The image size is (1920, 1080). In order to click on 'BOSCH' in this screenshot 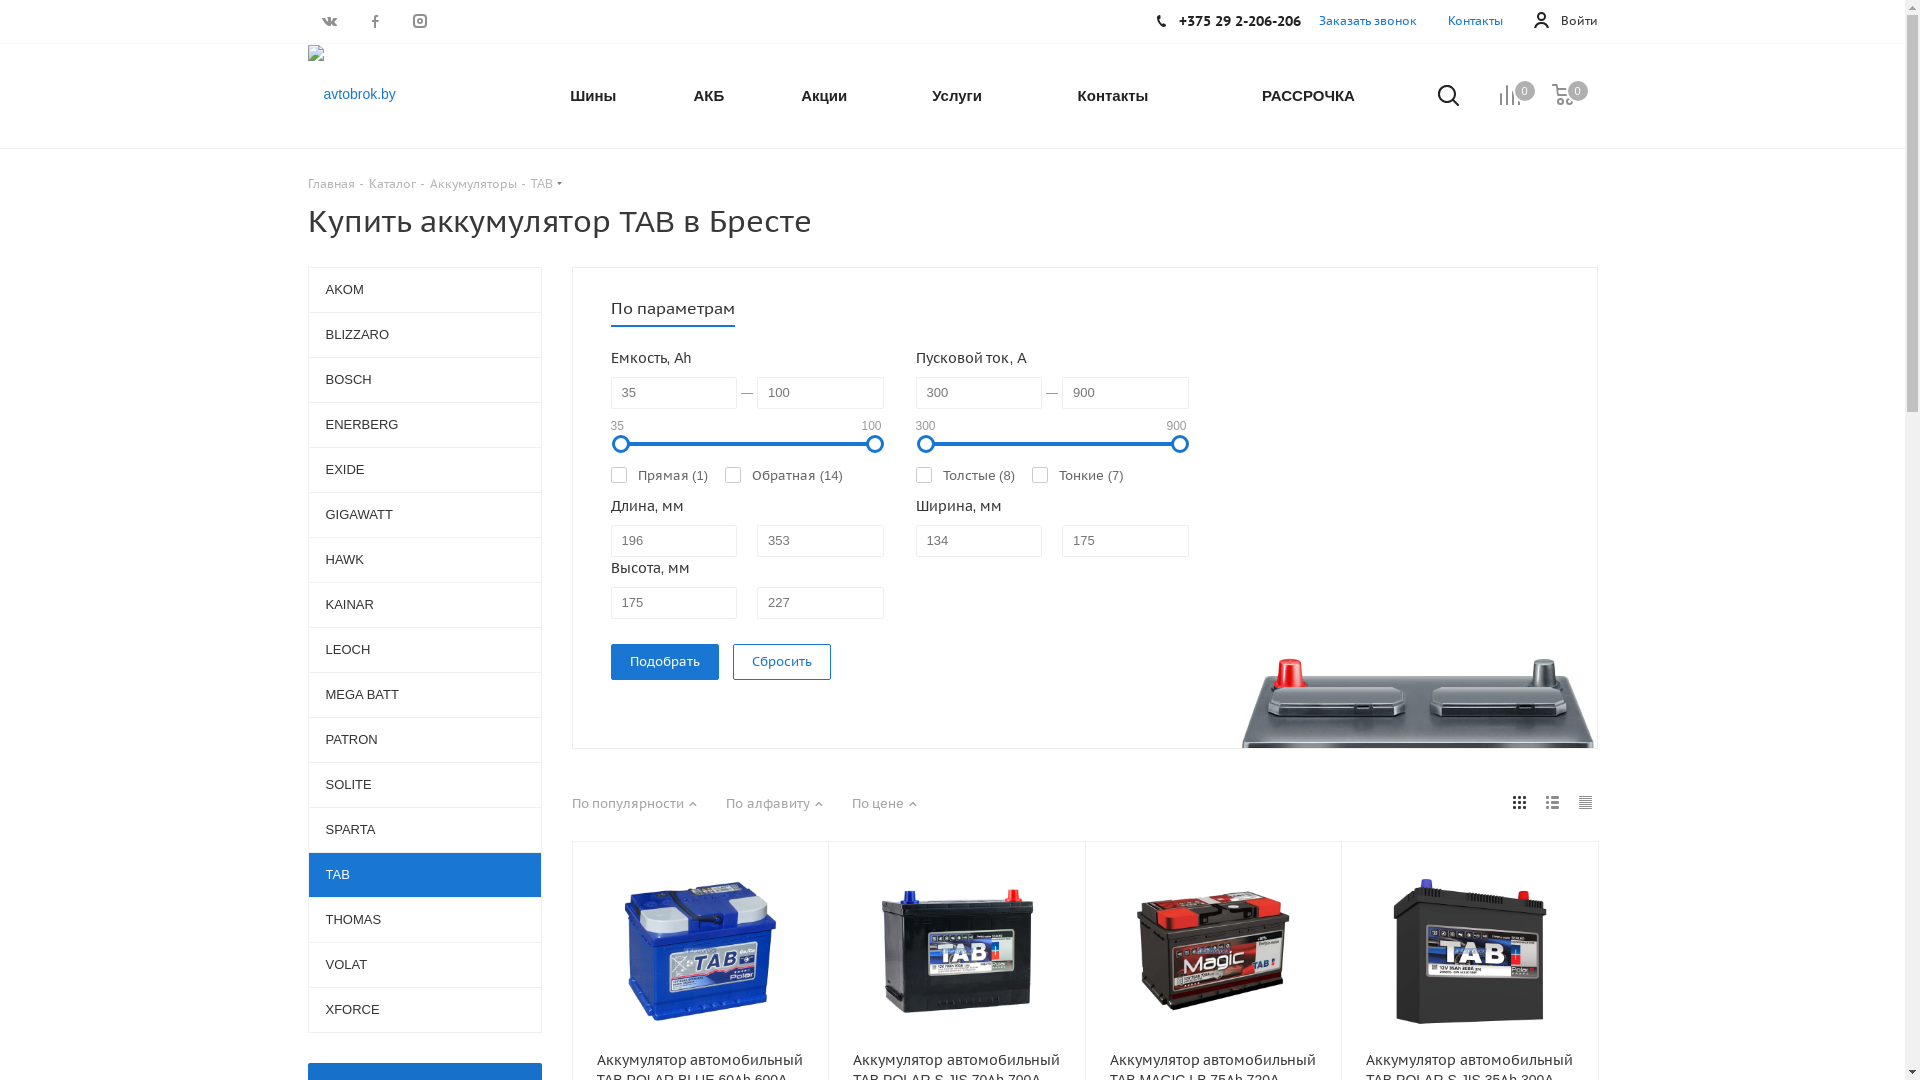, I will do `click(424, 379)`.